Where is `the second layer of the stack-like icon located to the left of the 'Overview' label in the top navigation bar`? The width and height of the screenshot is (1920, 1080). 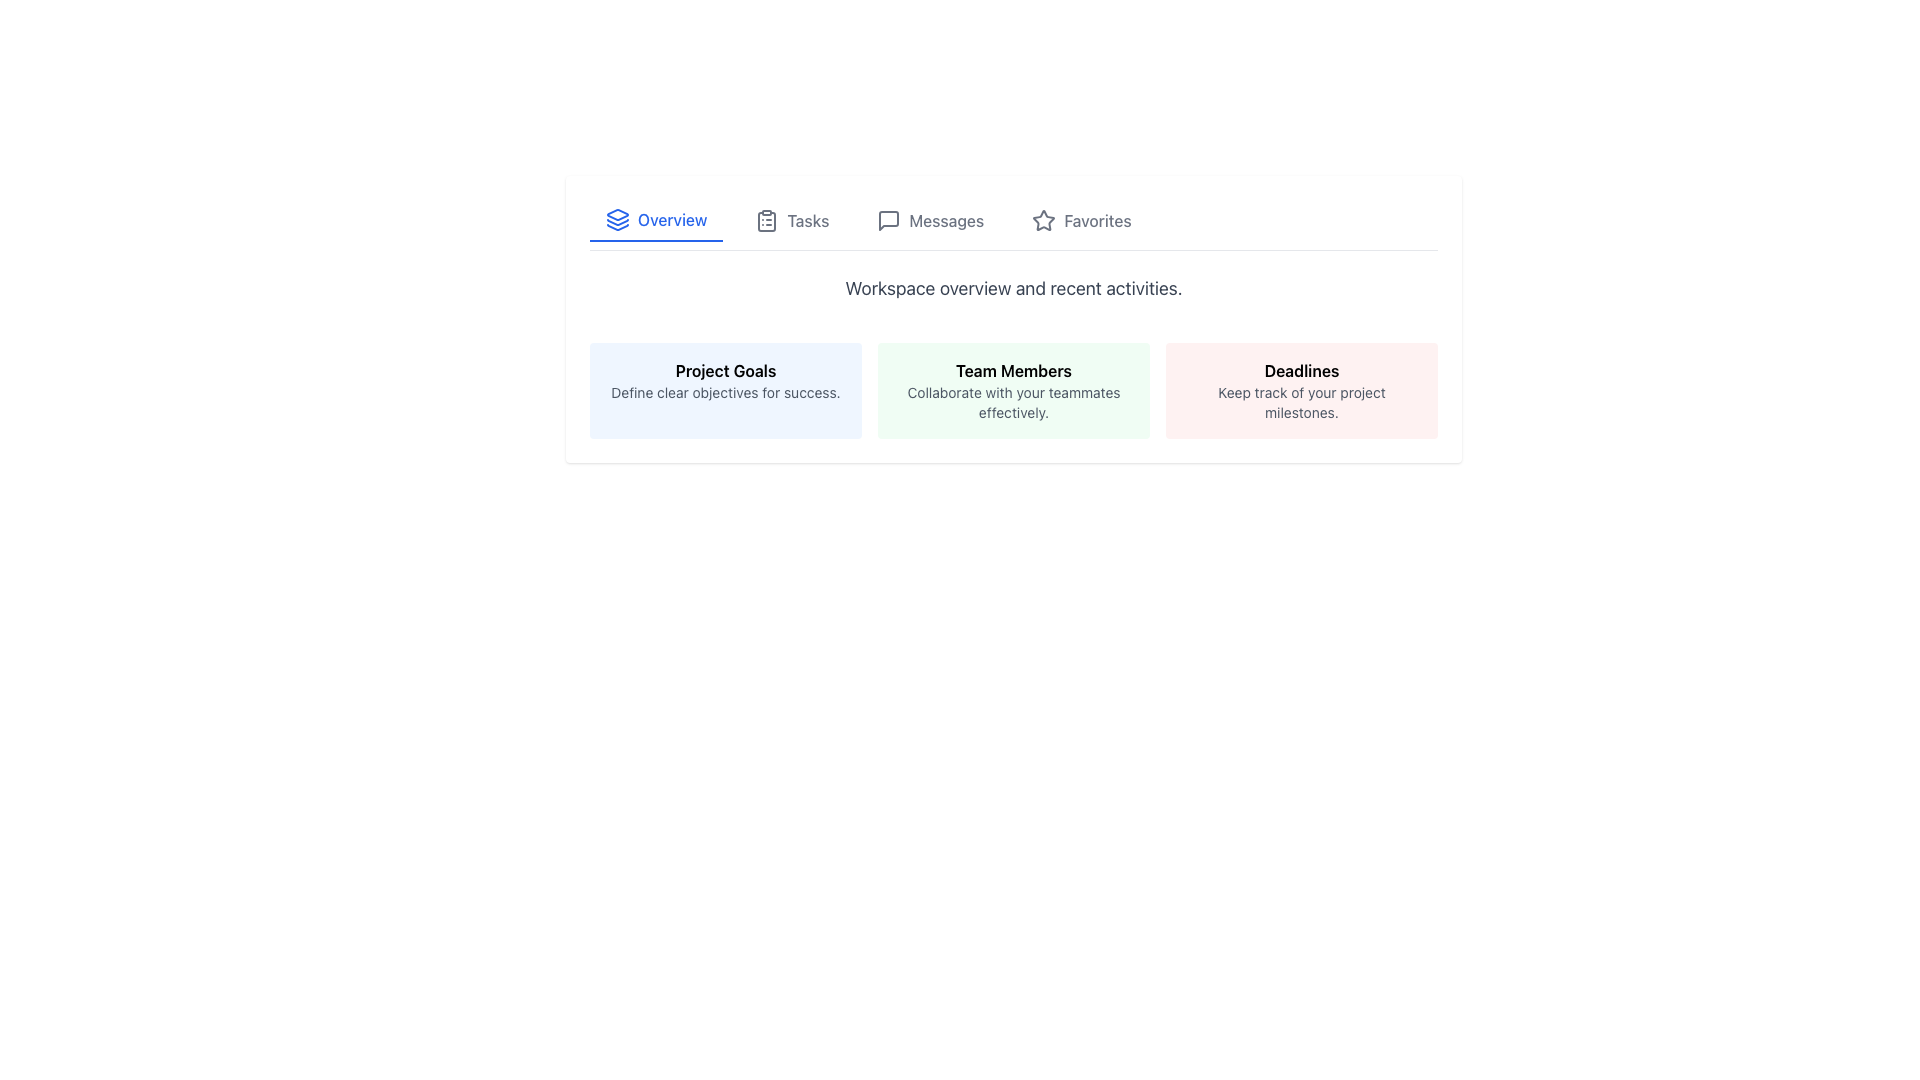 the second layer of the stack-like icon located to the left of the 'Overview' label in the top navigation bar is located at coordinates (617, 222).